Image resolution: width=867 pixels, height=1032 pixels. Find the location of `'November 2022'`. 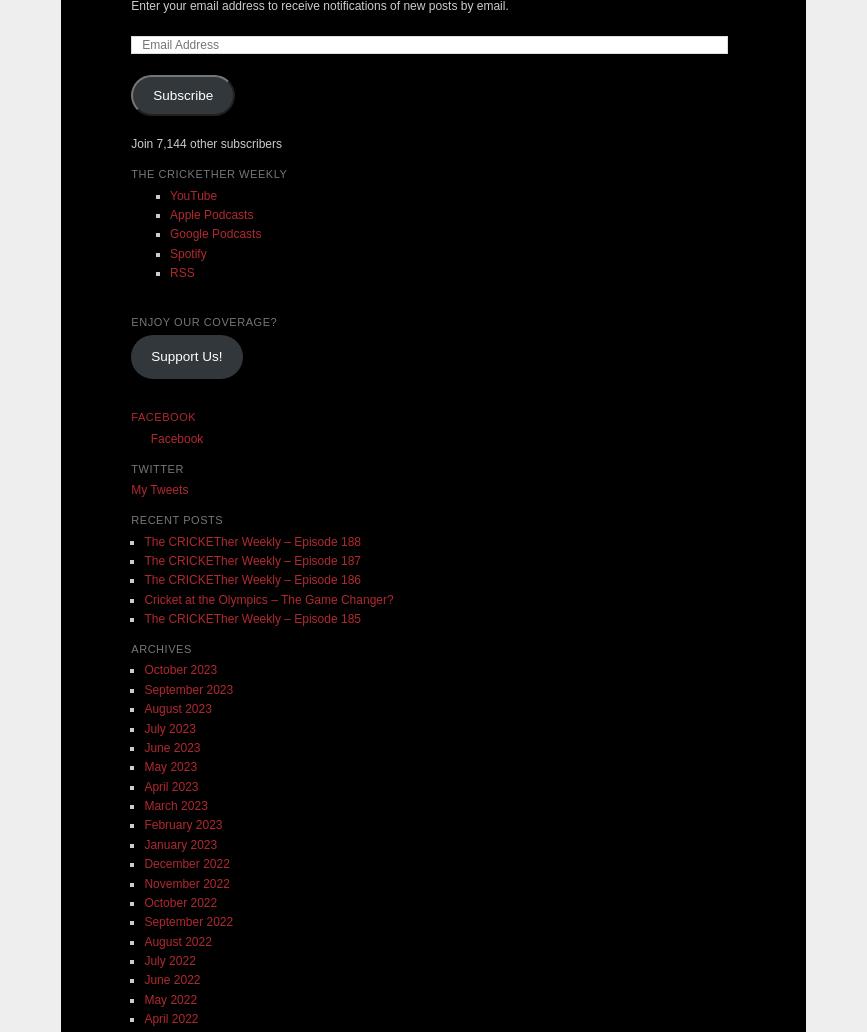

'November 2022' is located at coordinates (186, 882).